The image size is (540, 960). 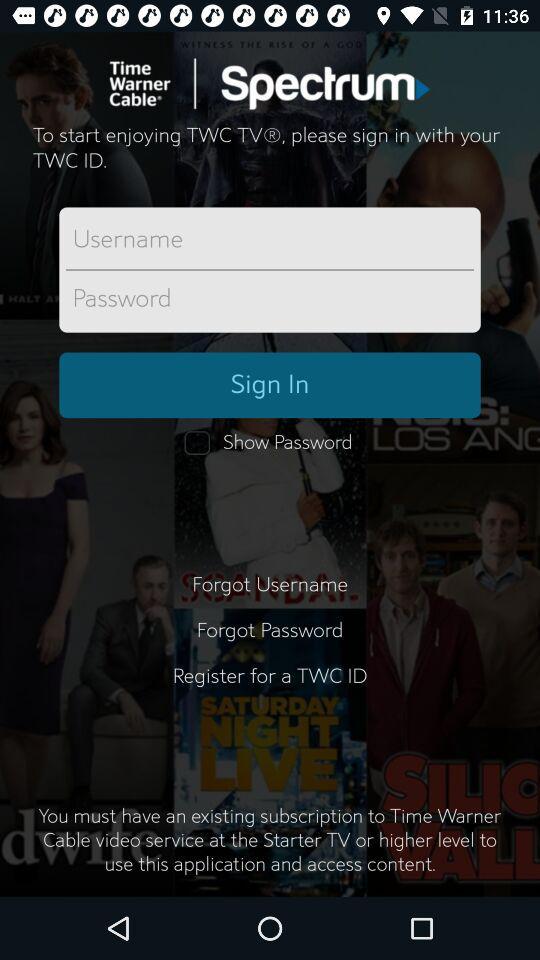 I want to click on the item below forgot username icon, so click(x=270, y=630).